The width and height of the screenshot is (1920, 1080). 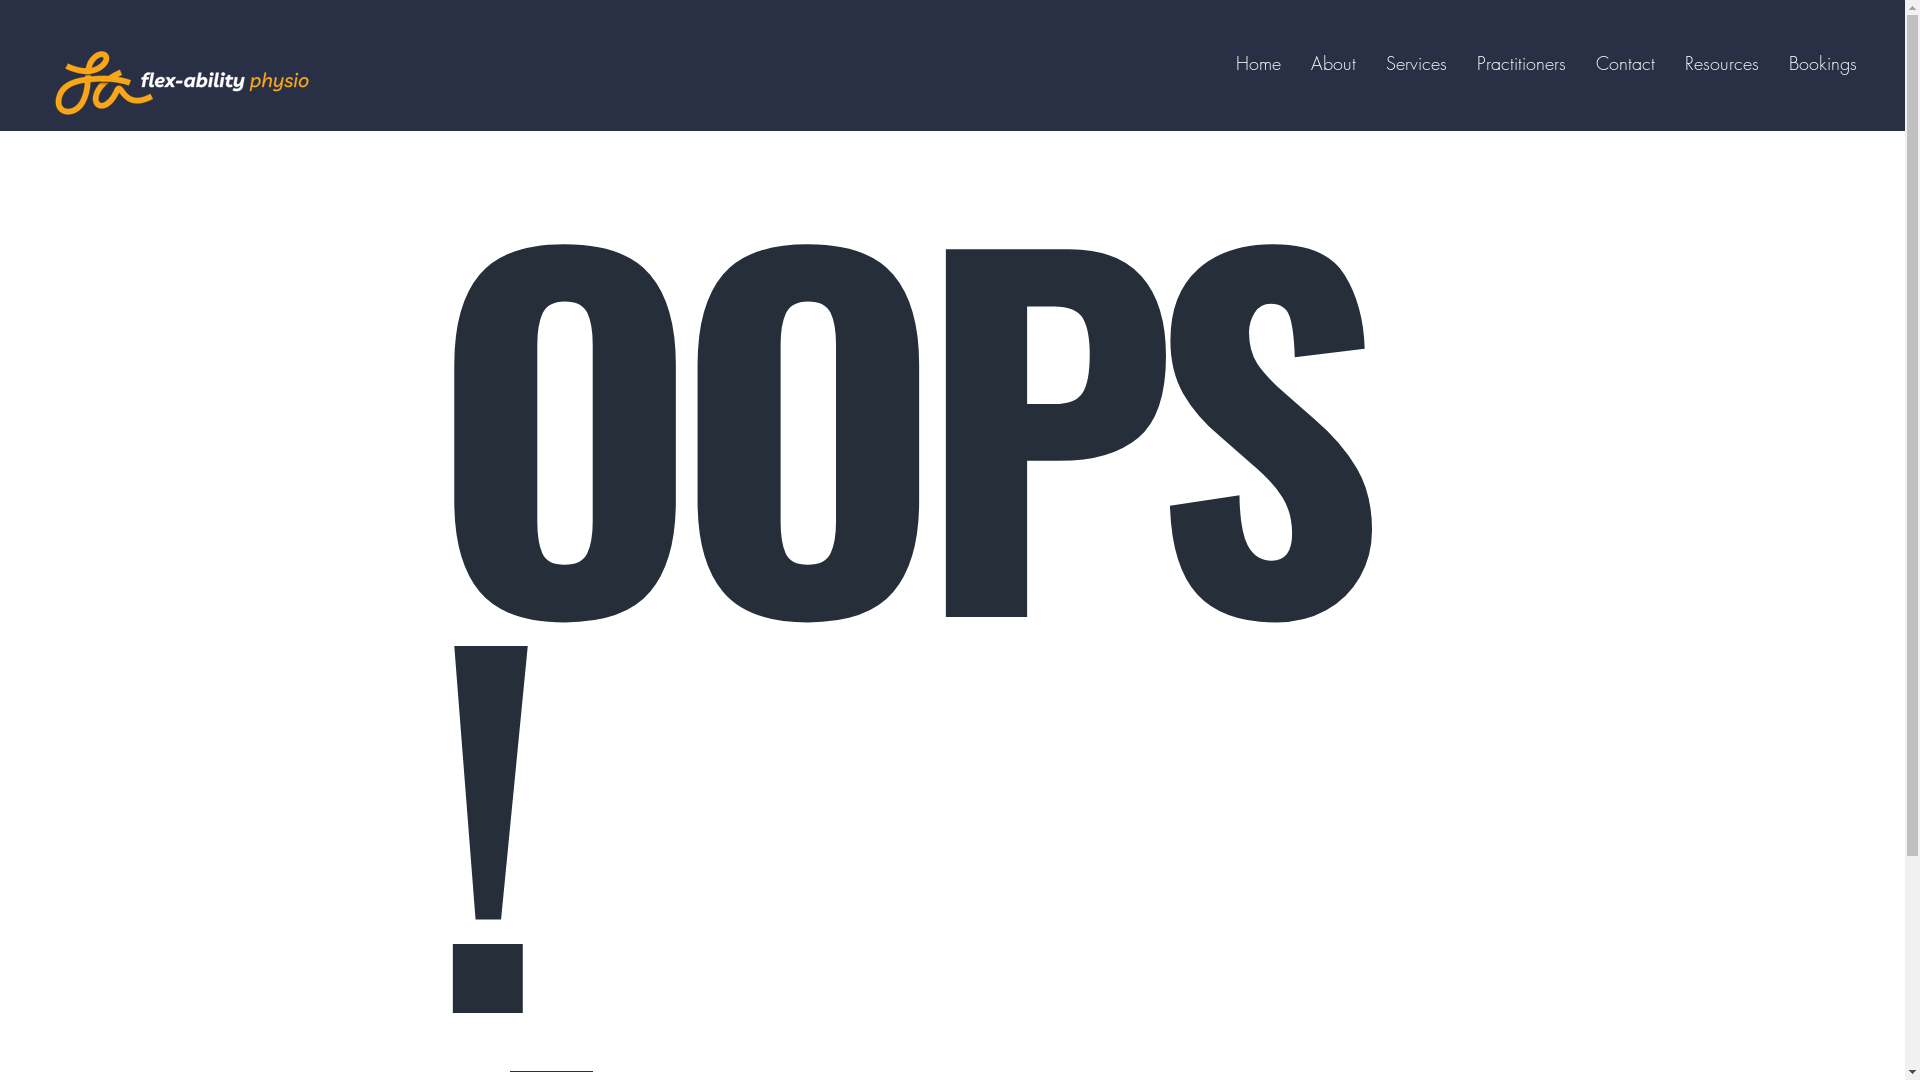 What do you see at coordinates (1415, 61) in the screenshot?
I see `'Services'` at bounding box center [1415, 61].